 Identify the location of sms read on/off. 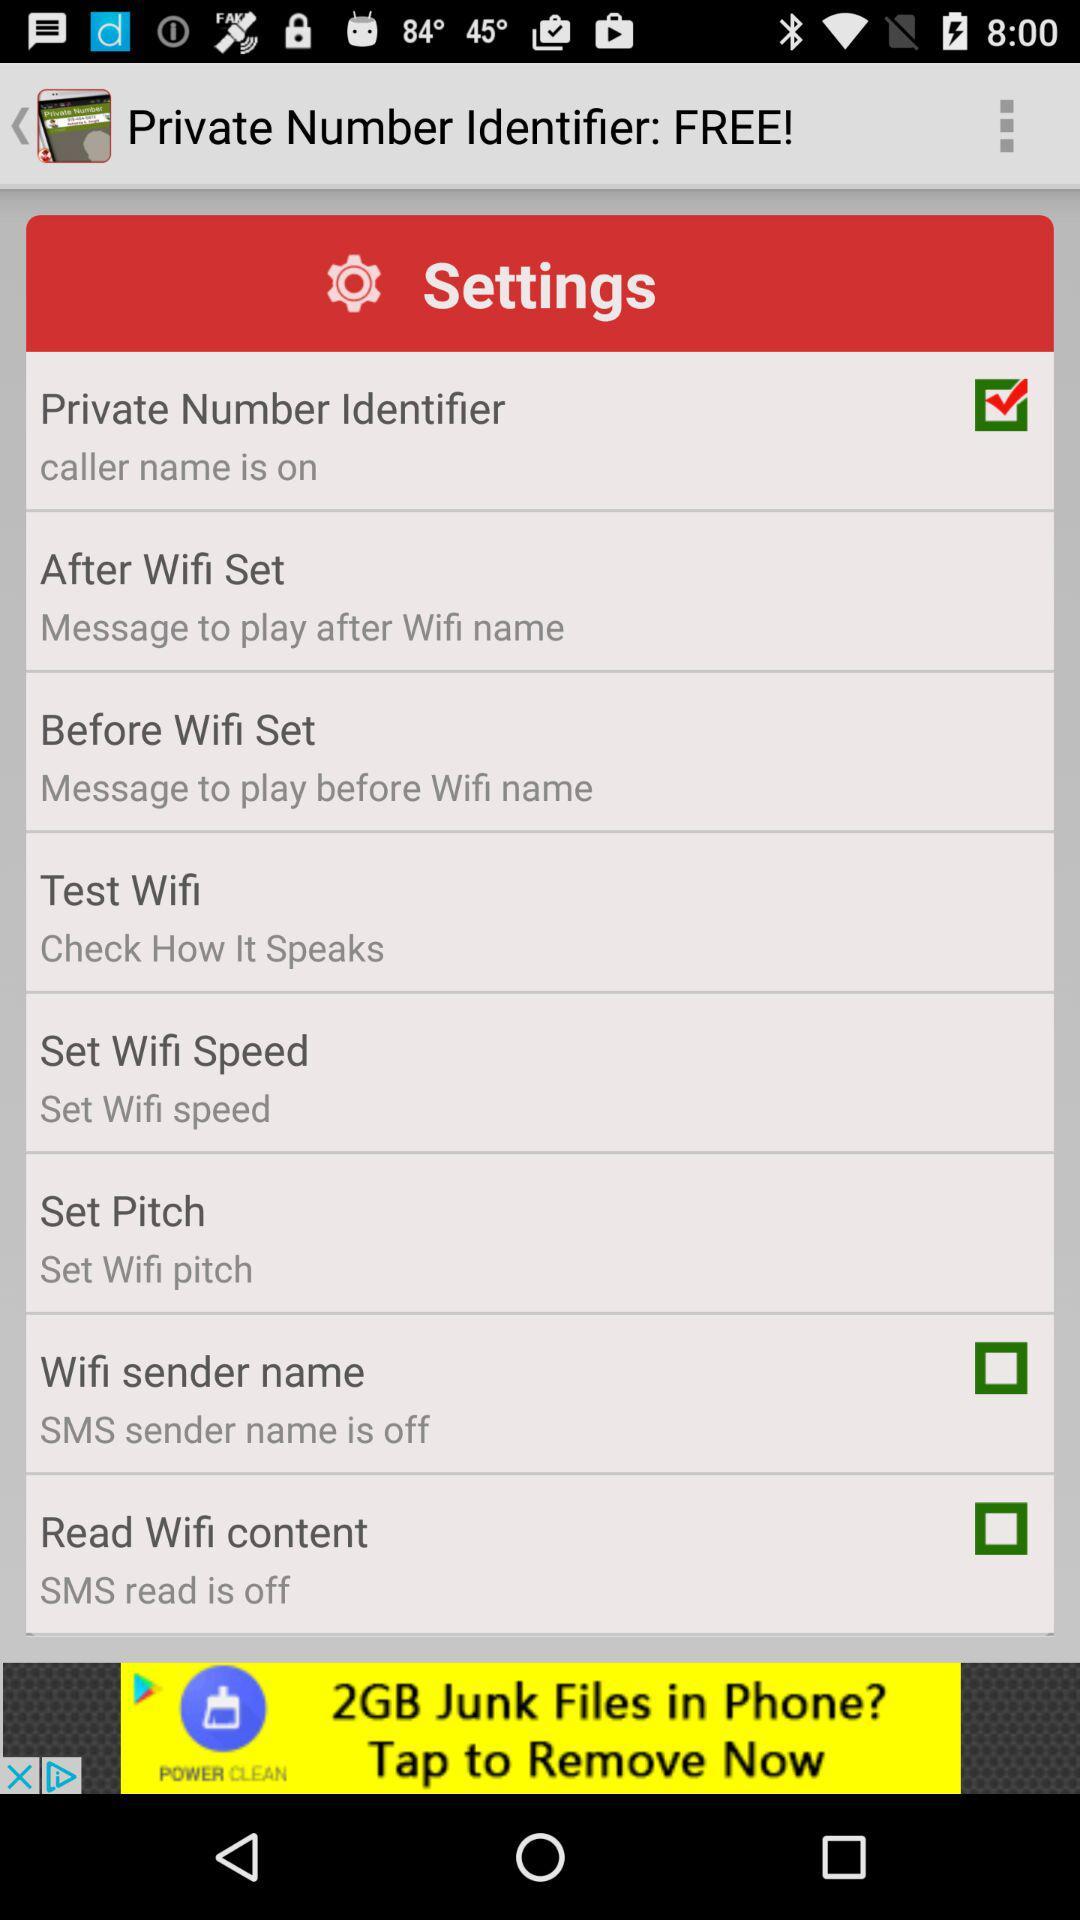
(1001, 1527).